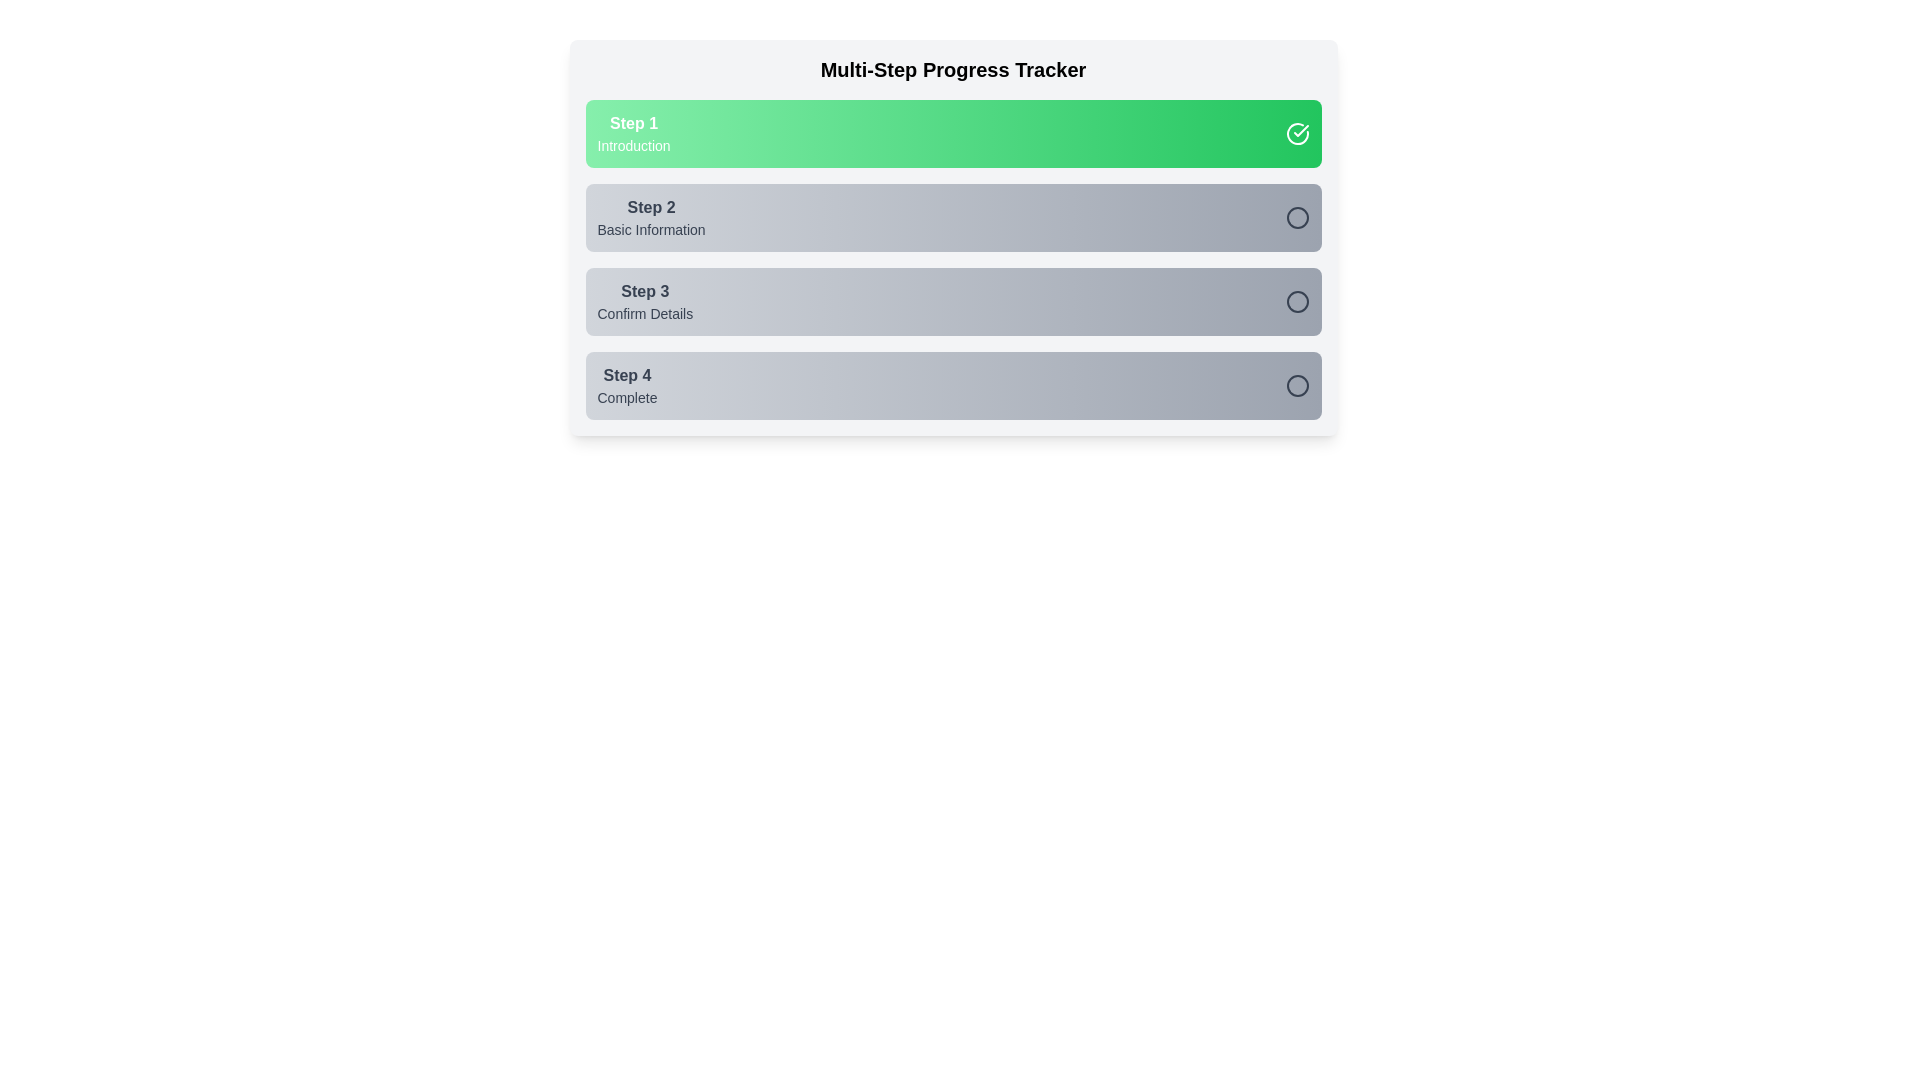 The image size is (1920, 1080). Describe the element at coordinates (633, 134) in the screenshot. I see `the first step text label in the progress tracker, which is a composite text label indicating the current step with a gradient green background` at that location.